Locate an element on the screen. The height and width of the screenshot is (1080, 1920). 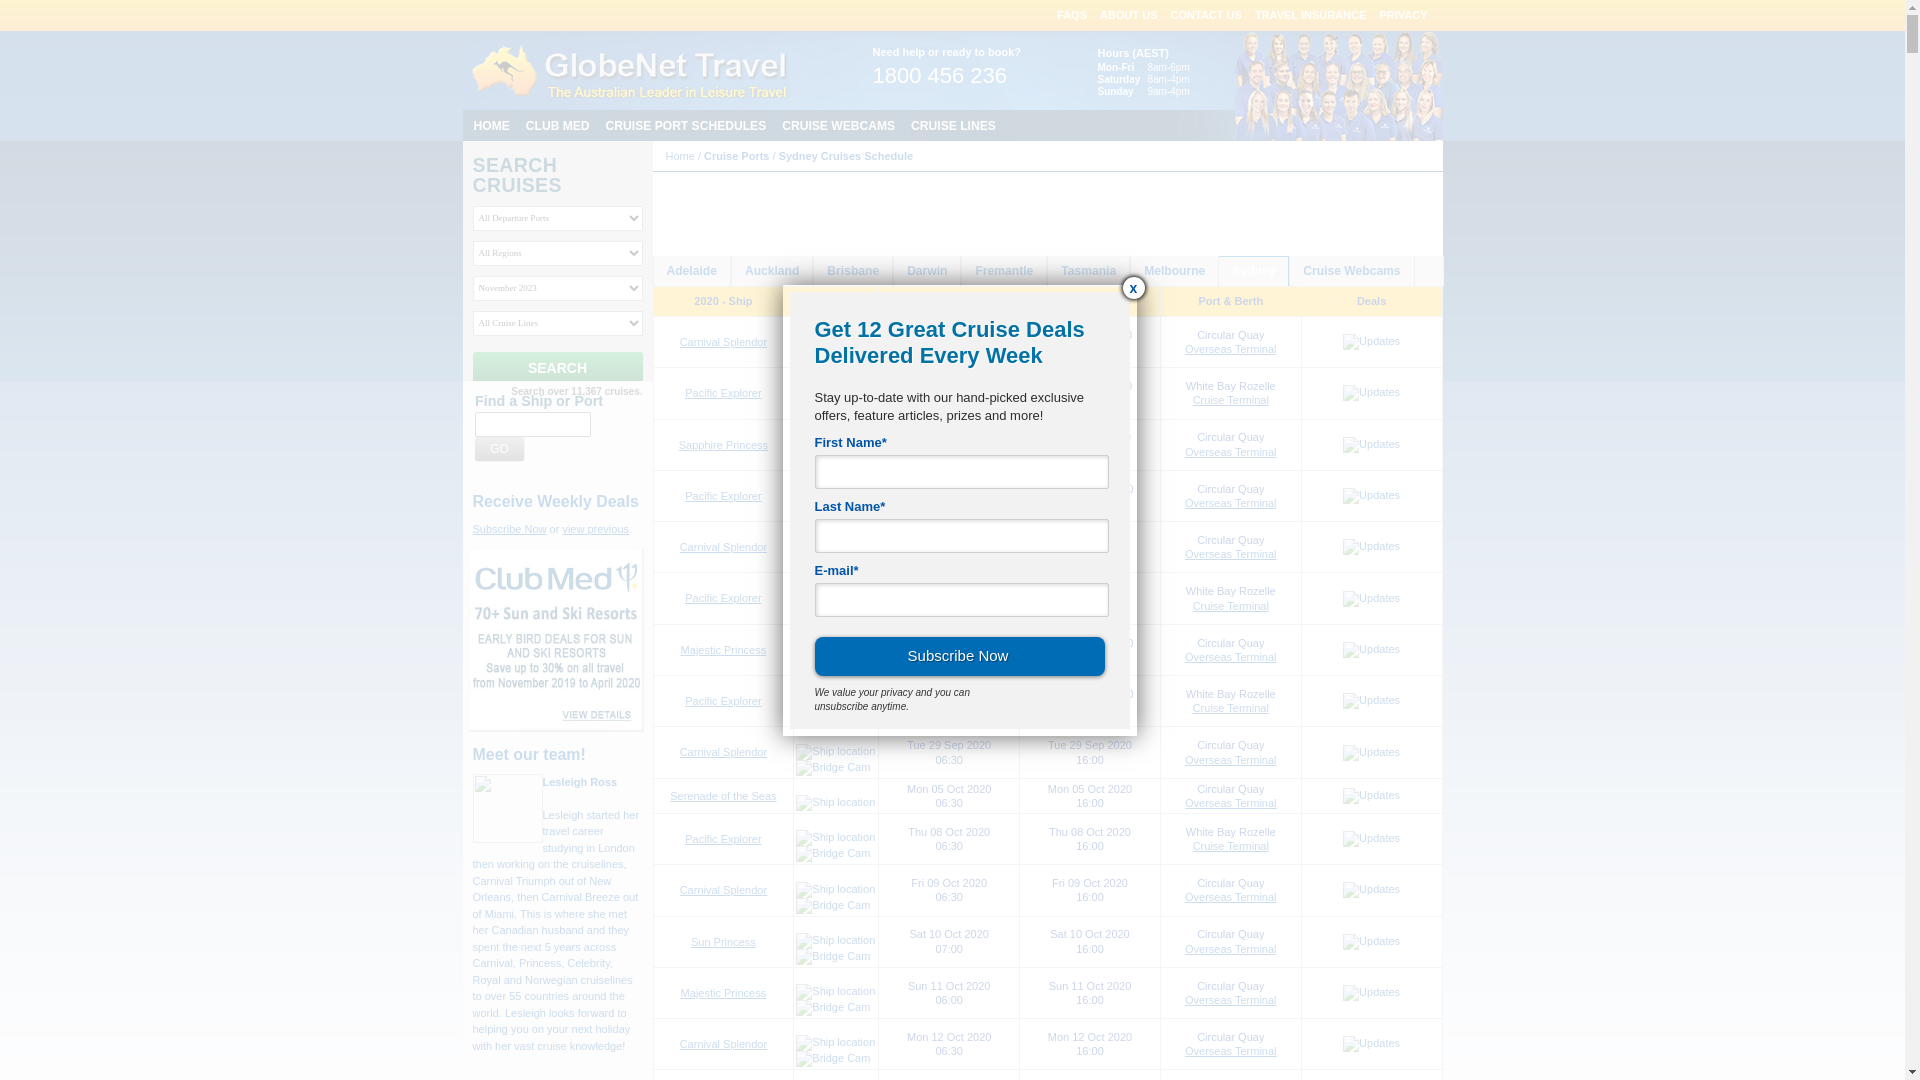
'Ship location' is located at coordinates (835, 648).